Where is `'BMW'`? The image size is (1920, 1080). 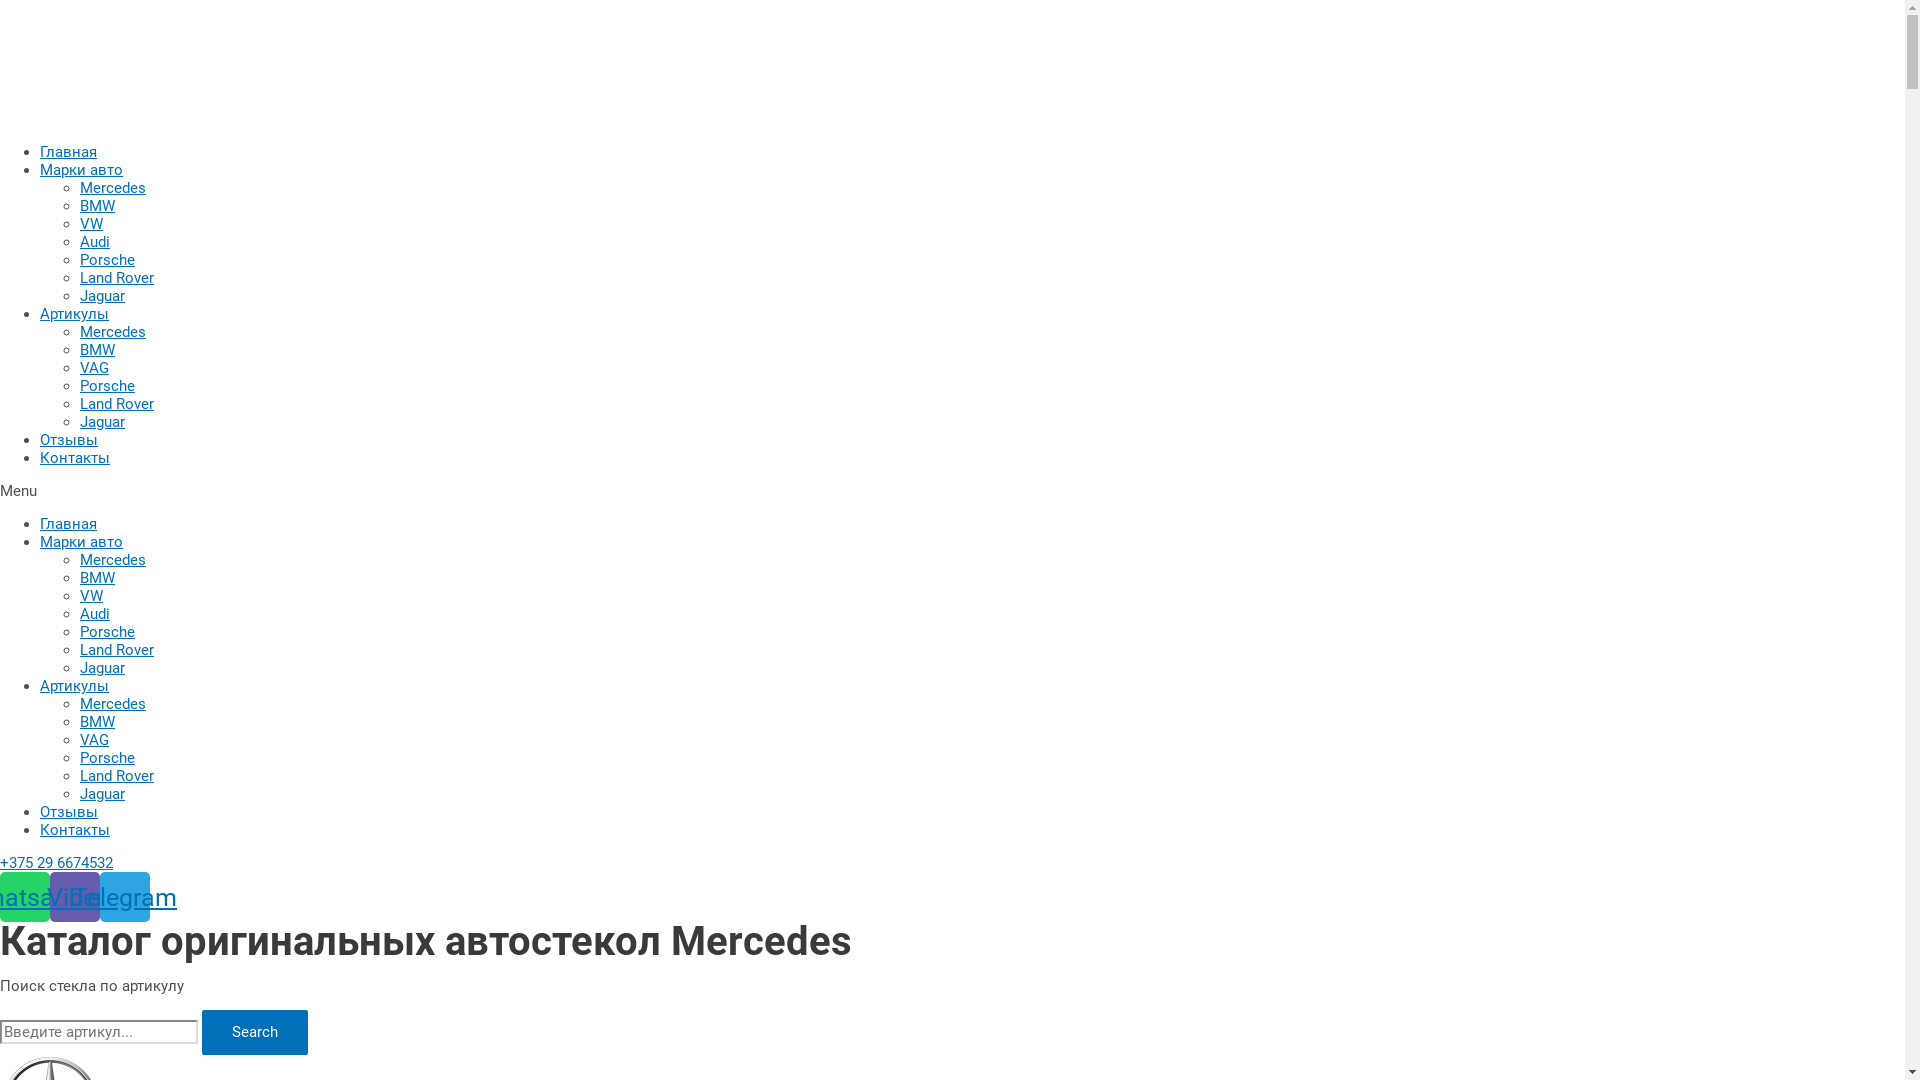
'BMW' is located at coordinates (96, 578).